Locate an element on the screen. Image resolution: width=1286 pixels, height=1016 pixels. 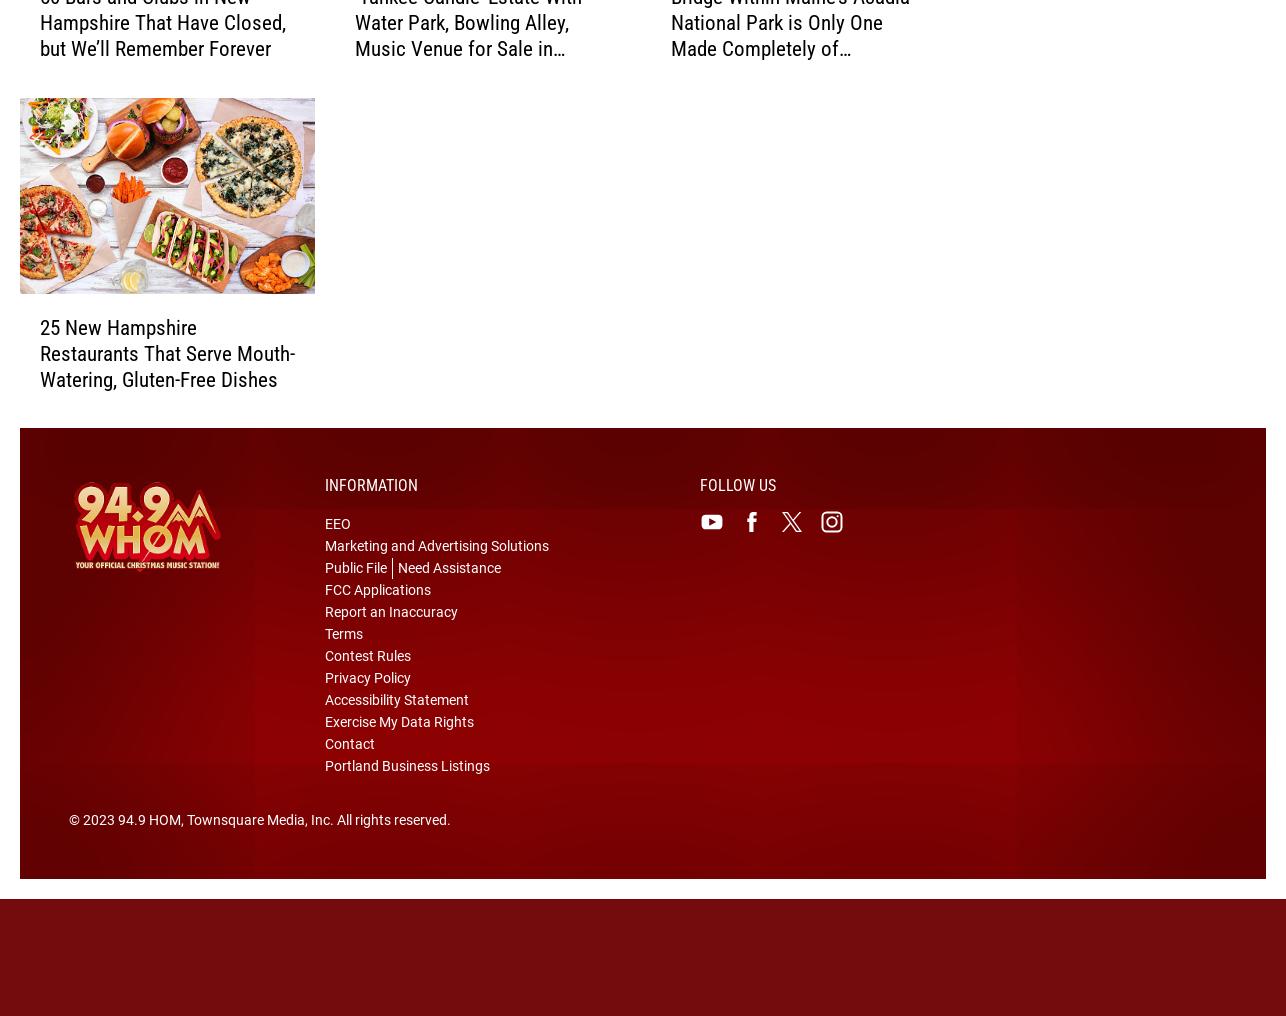
'Terms' is located at coordinates (343, 664).